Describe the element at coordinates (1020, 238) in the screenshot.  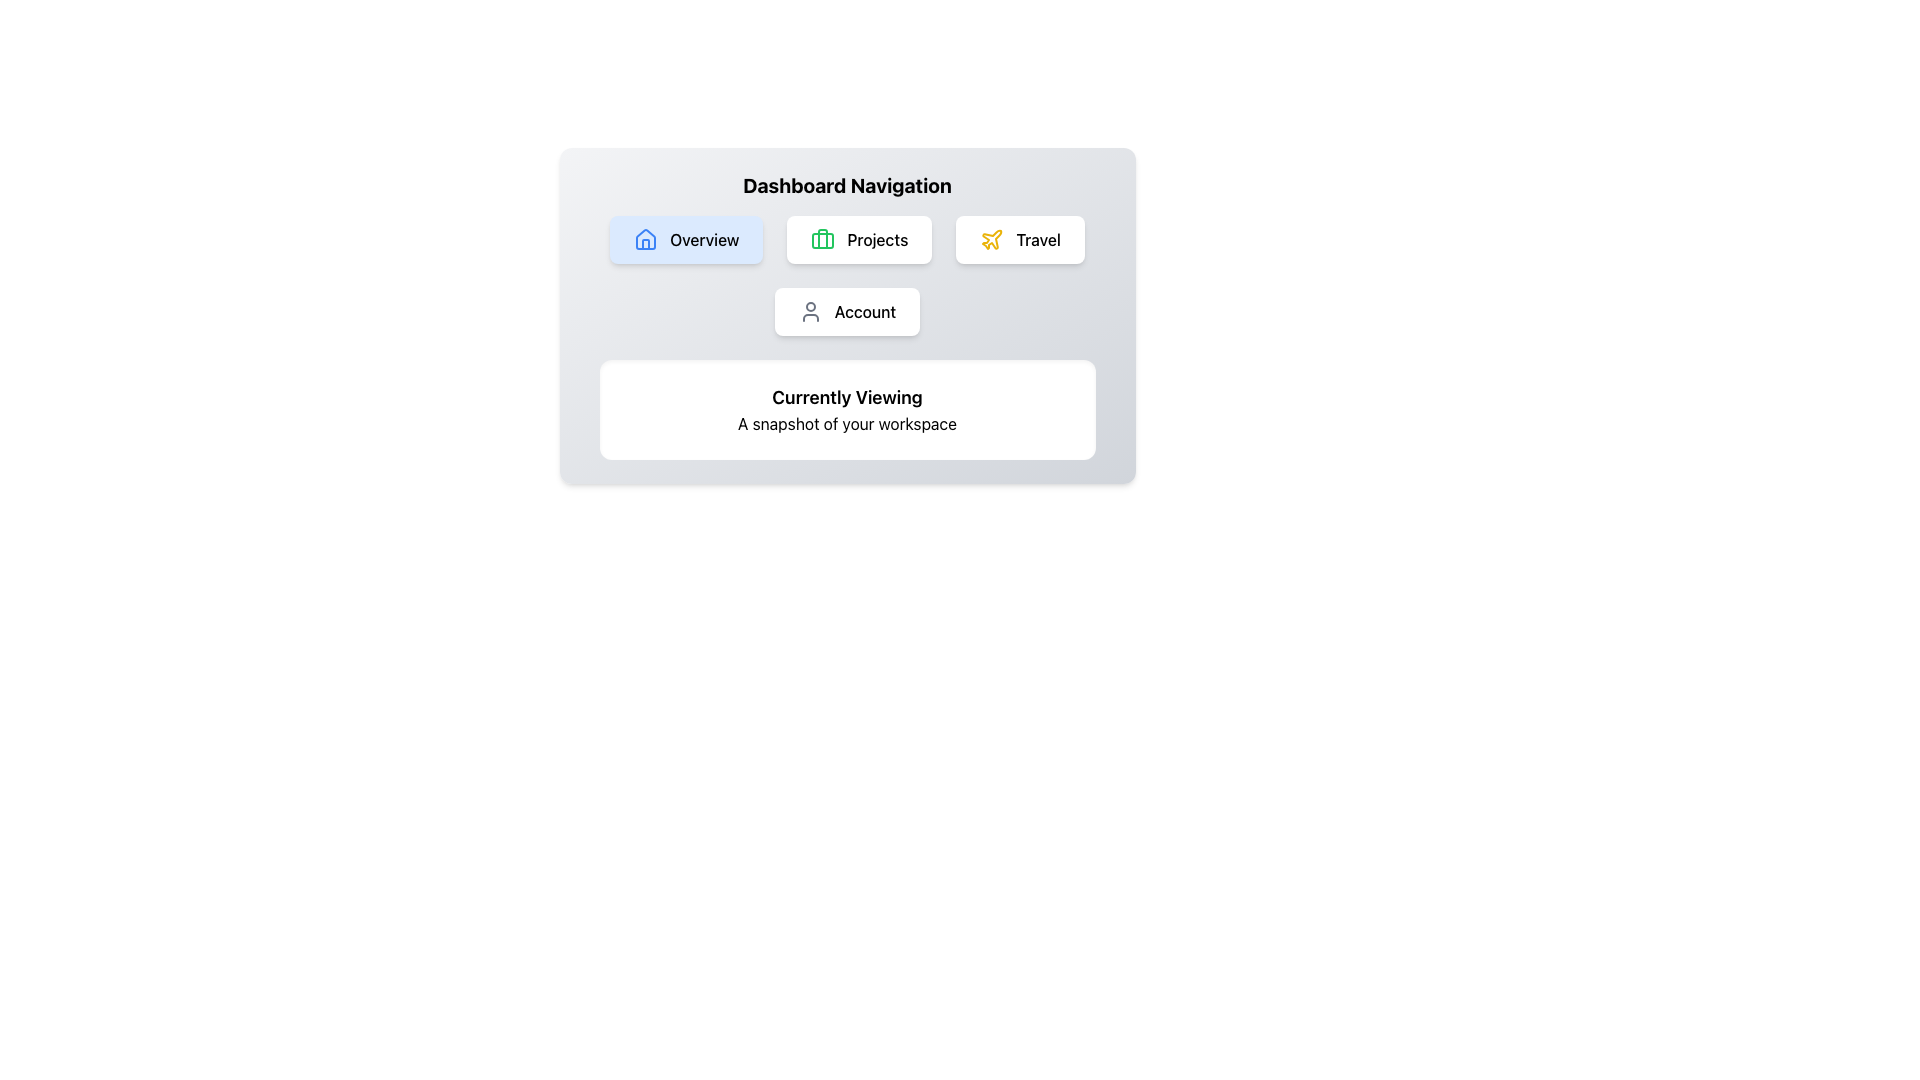
I see `the 'Travel' button in the navigation menu for keyboard navigation` at that location.